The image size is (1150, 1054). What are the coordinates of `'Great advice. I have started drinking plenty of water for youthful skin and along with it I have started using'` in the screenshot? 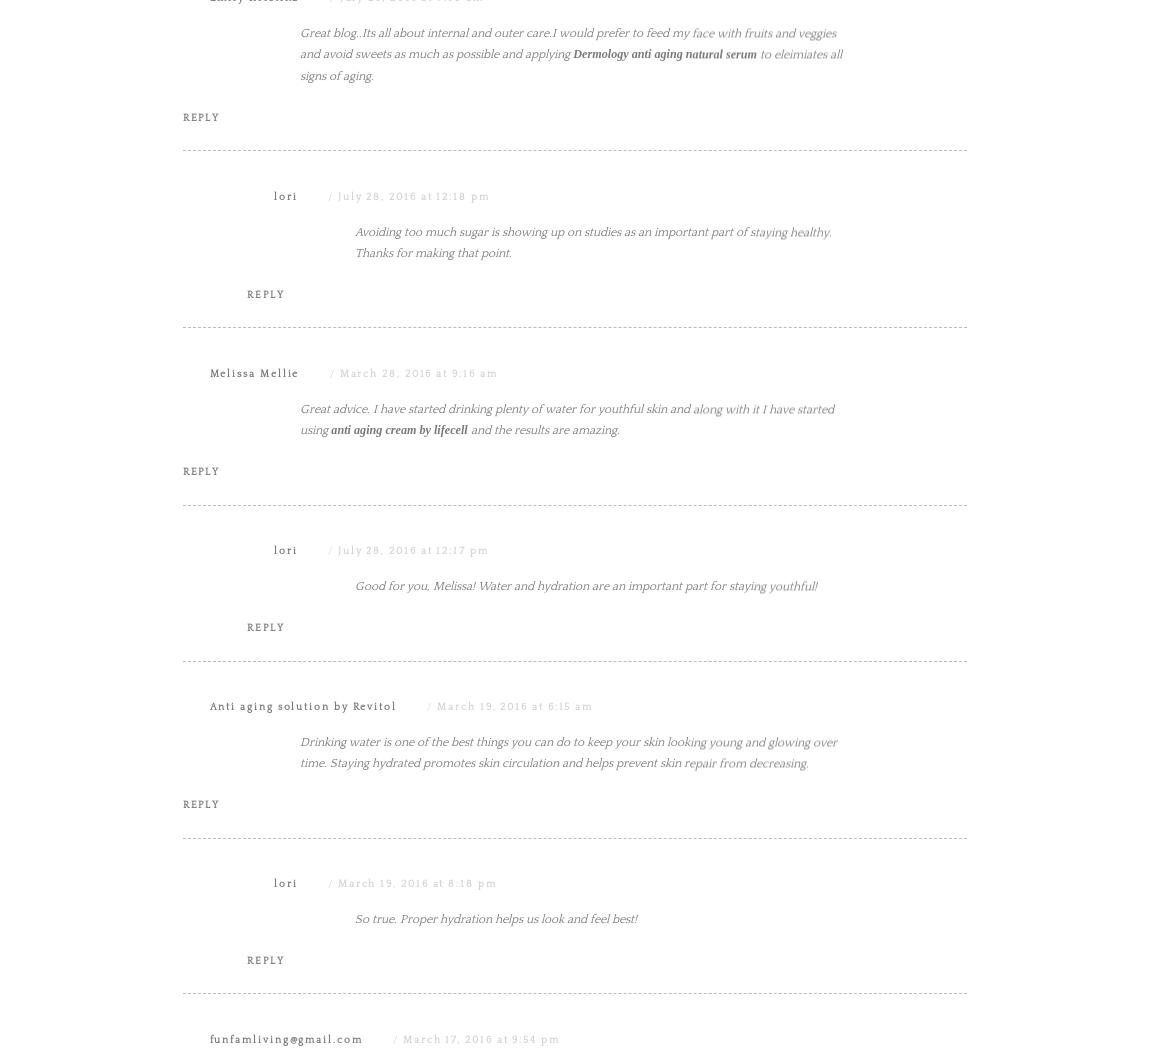 It's located at (300, 620).